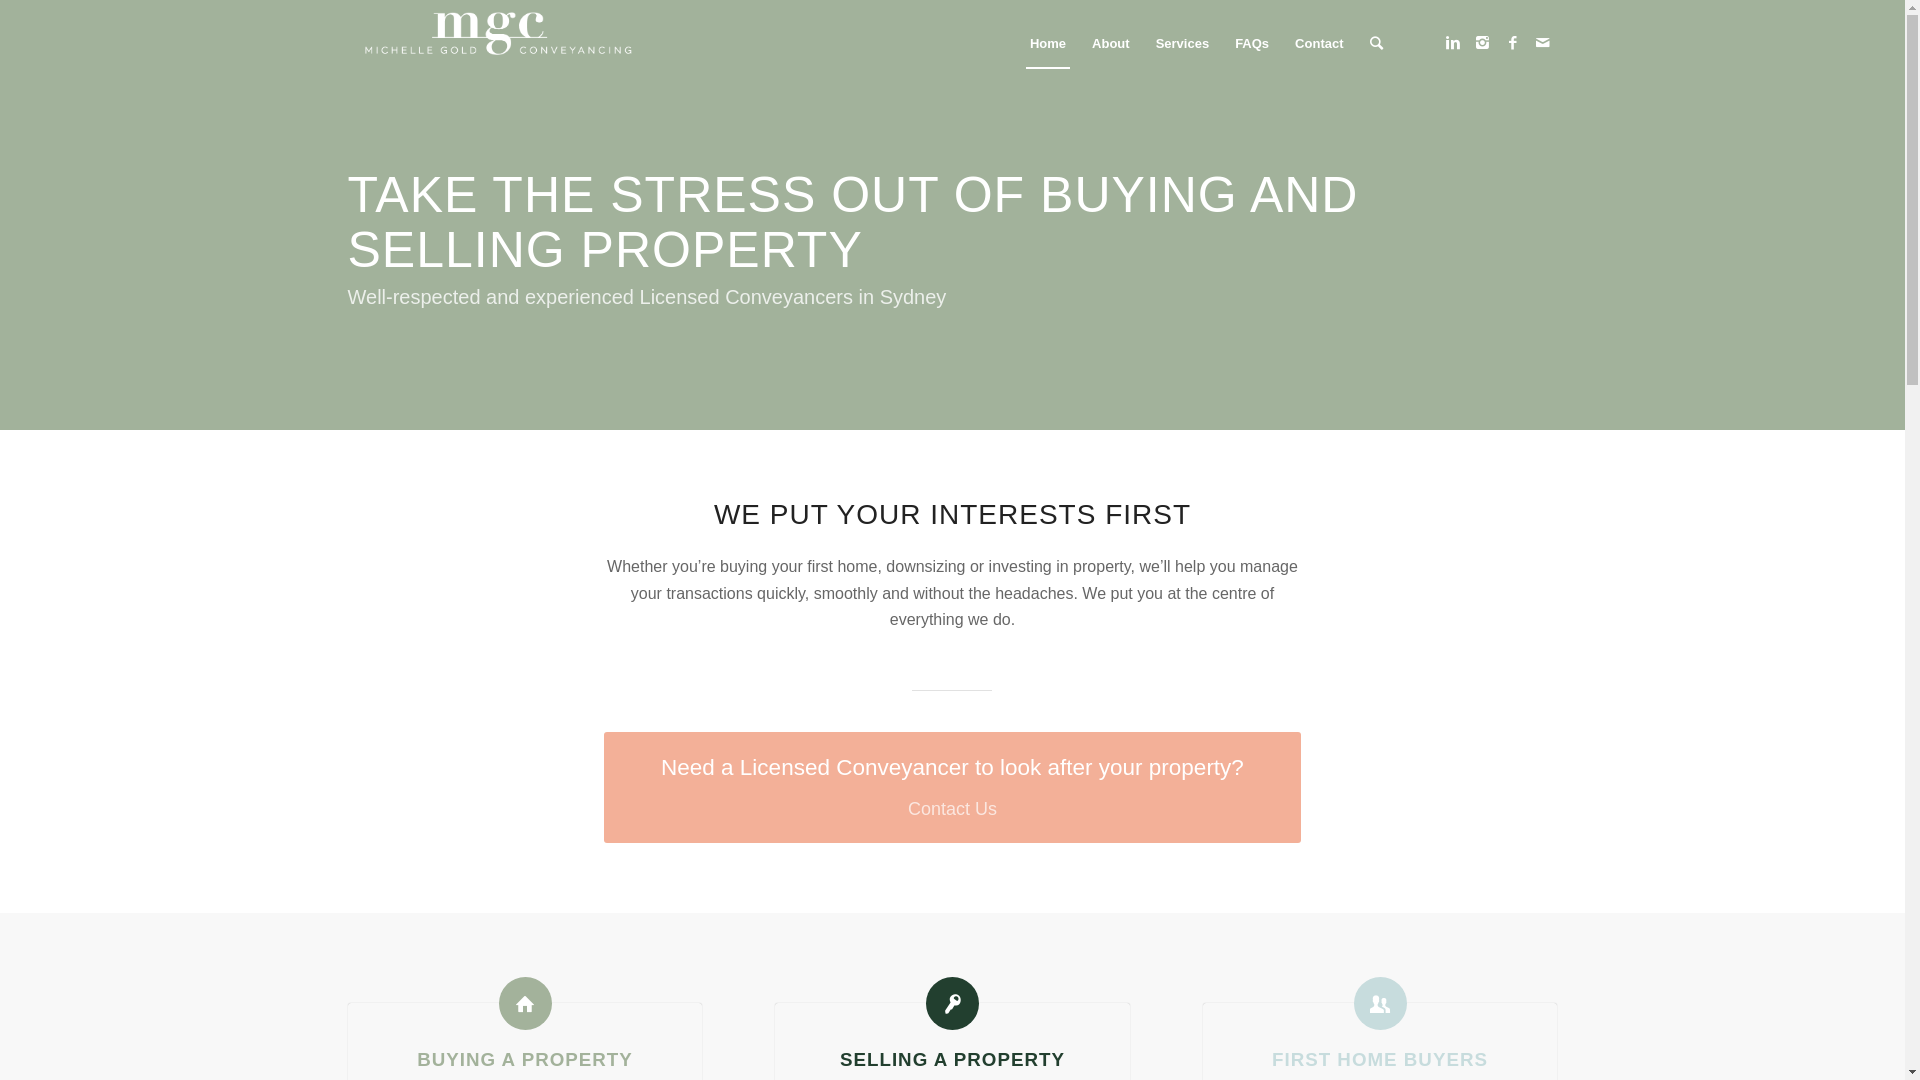  Describe the element at coordinates (499, 1003) in the screenshot. I see `'Buying a property'` at that location.